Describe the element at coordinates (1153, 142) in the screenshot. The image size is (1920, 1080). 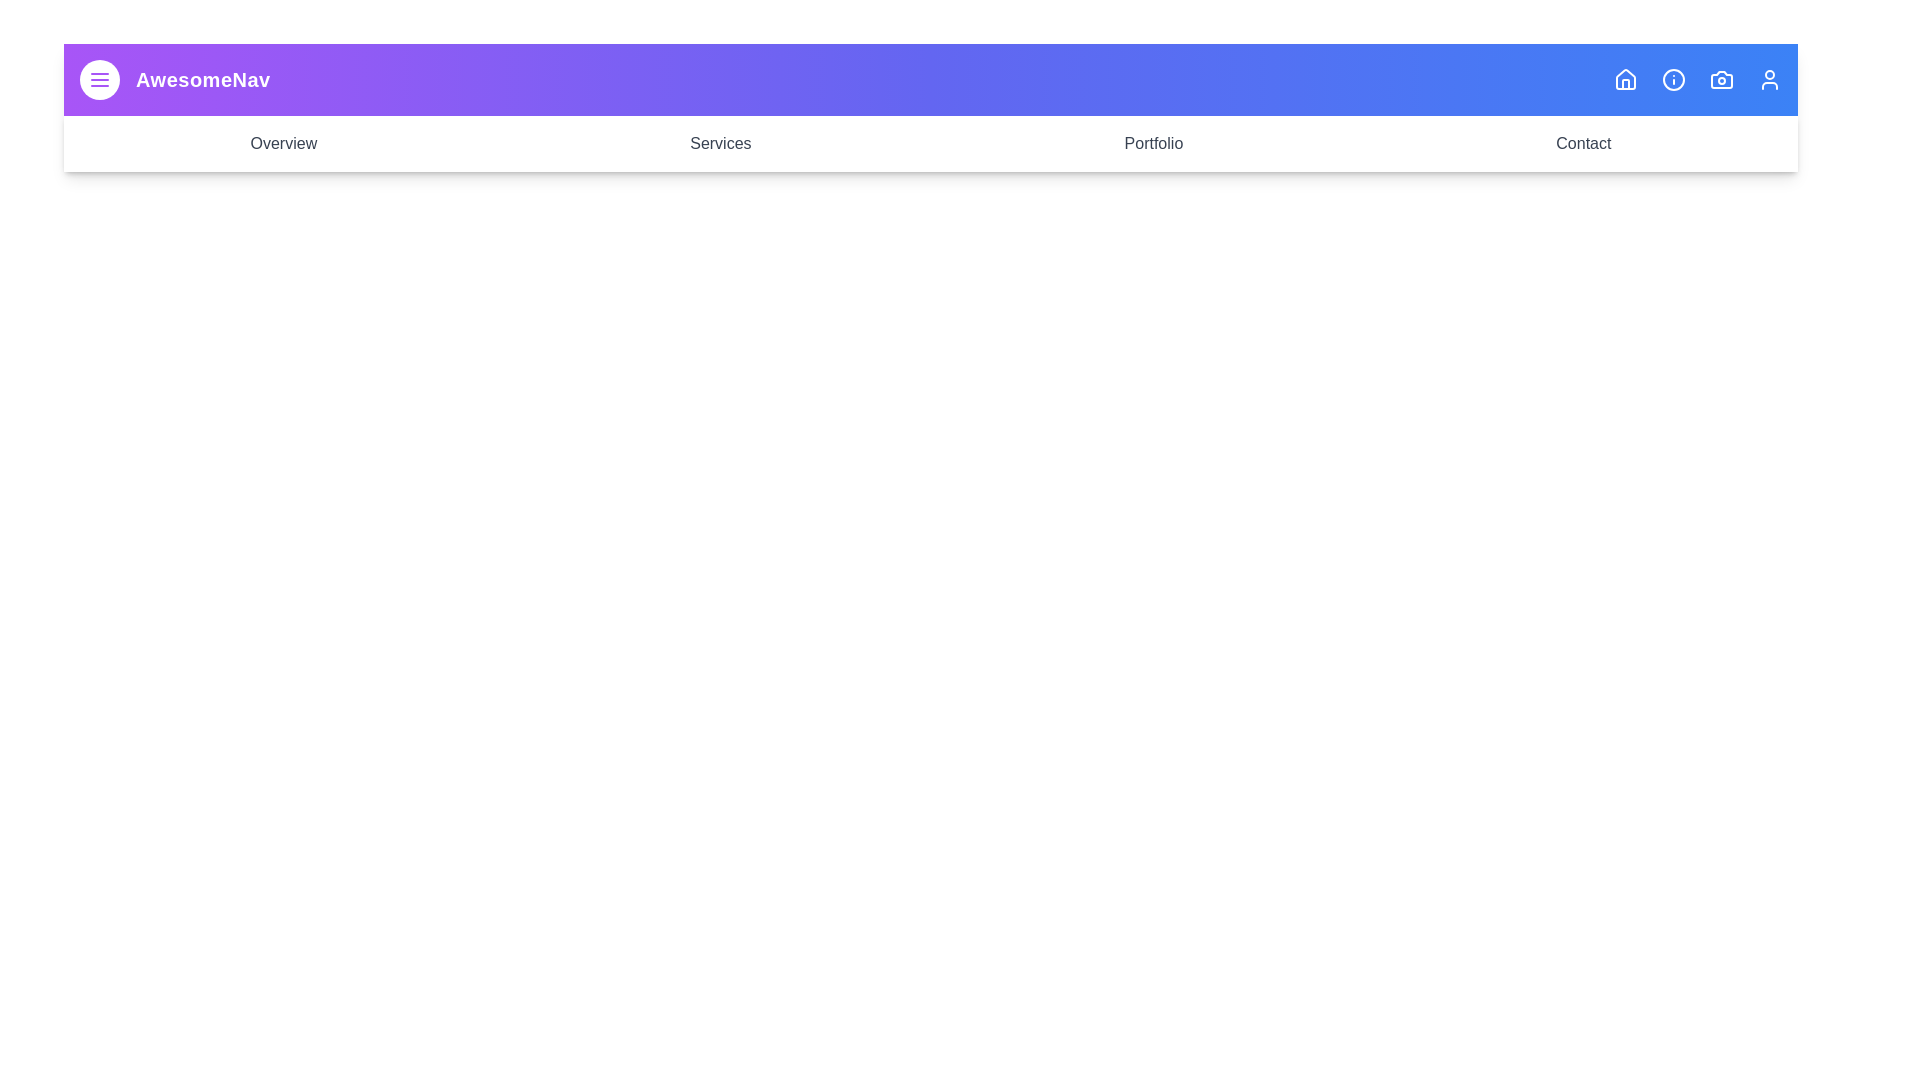
I see `the navigation link labeled Portfolio to navigate to the respective section` at that location.